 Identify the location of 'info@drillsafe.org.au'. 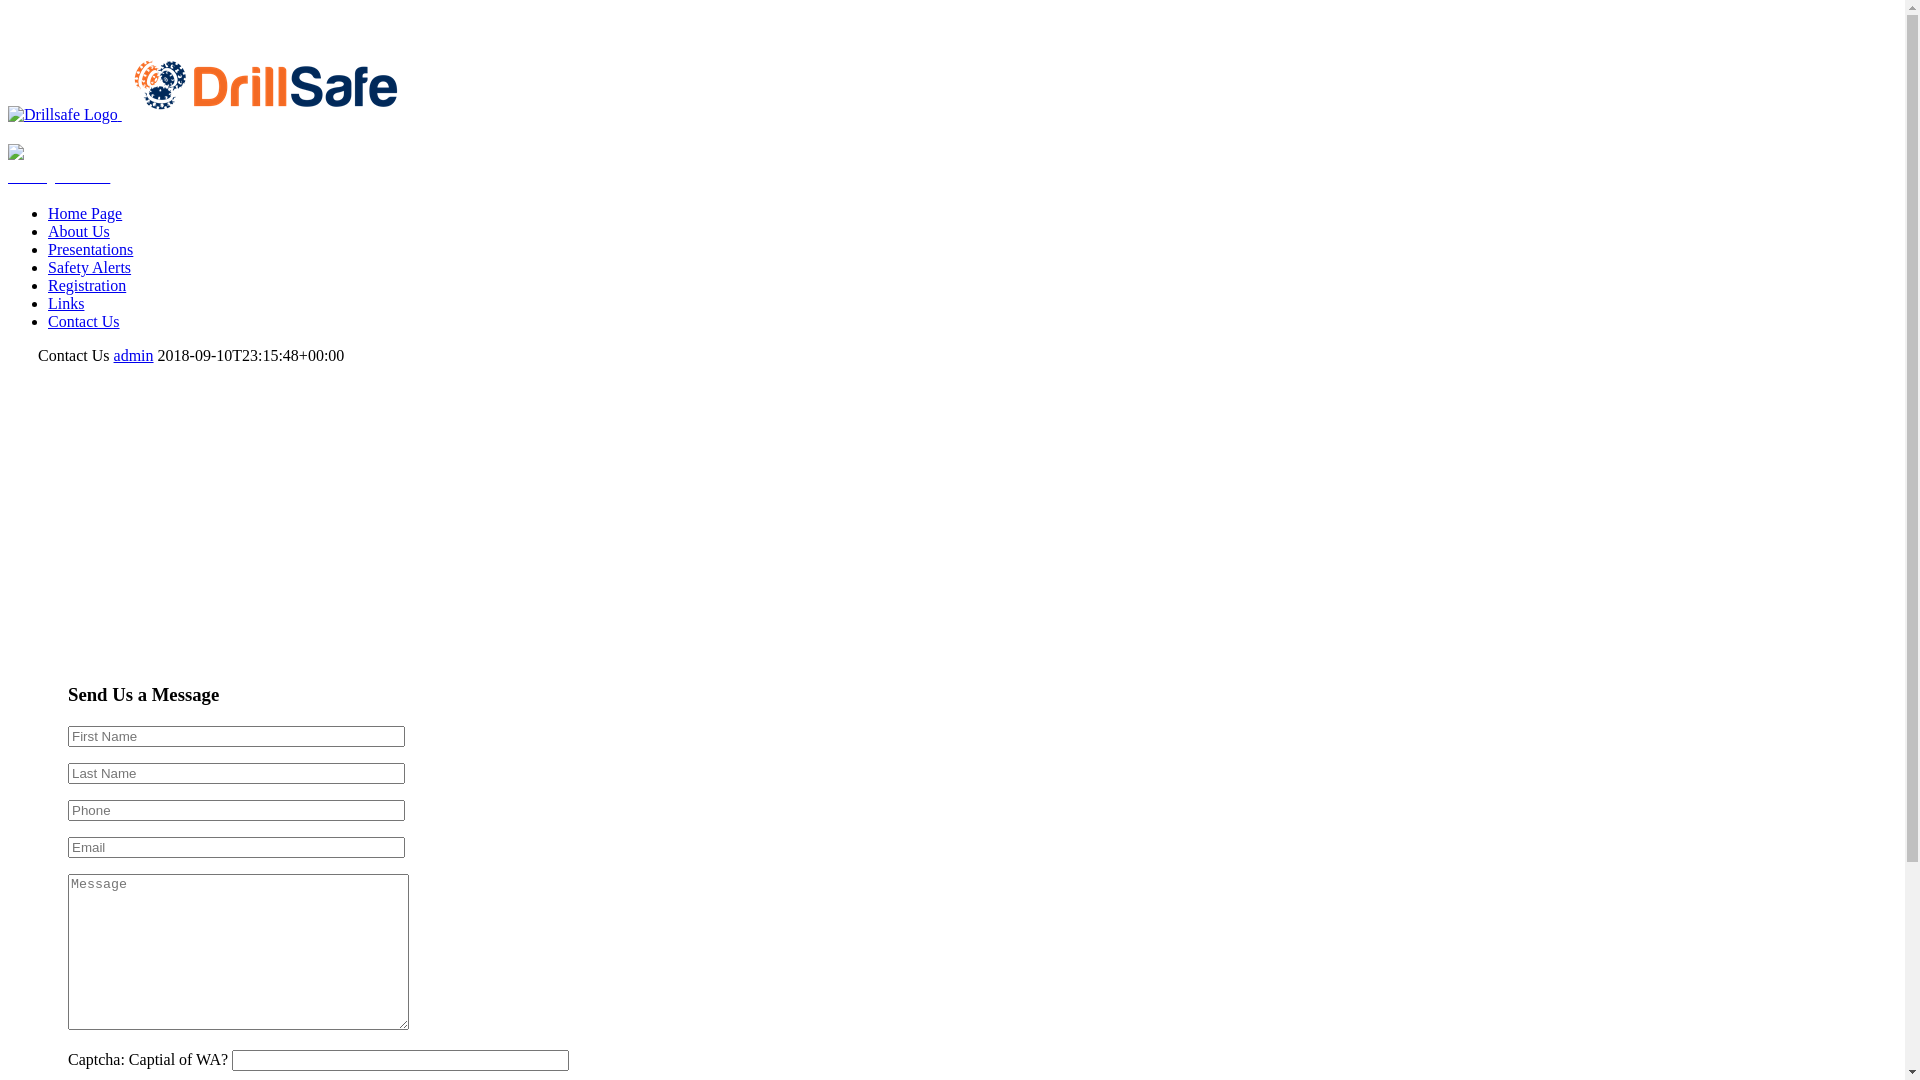
(76, 16).